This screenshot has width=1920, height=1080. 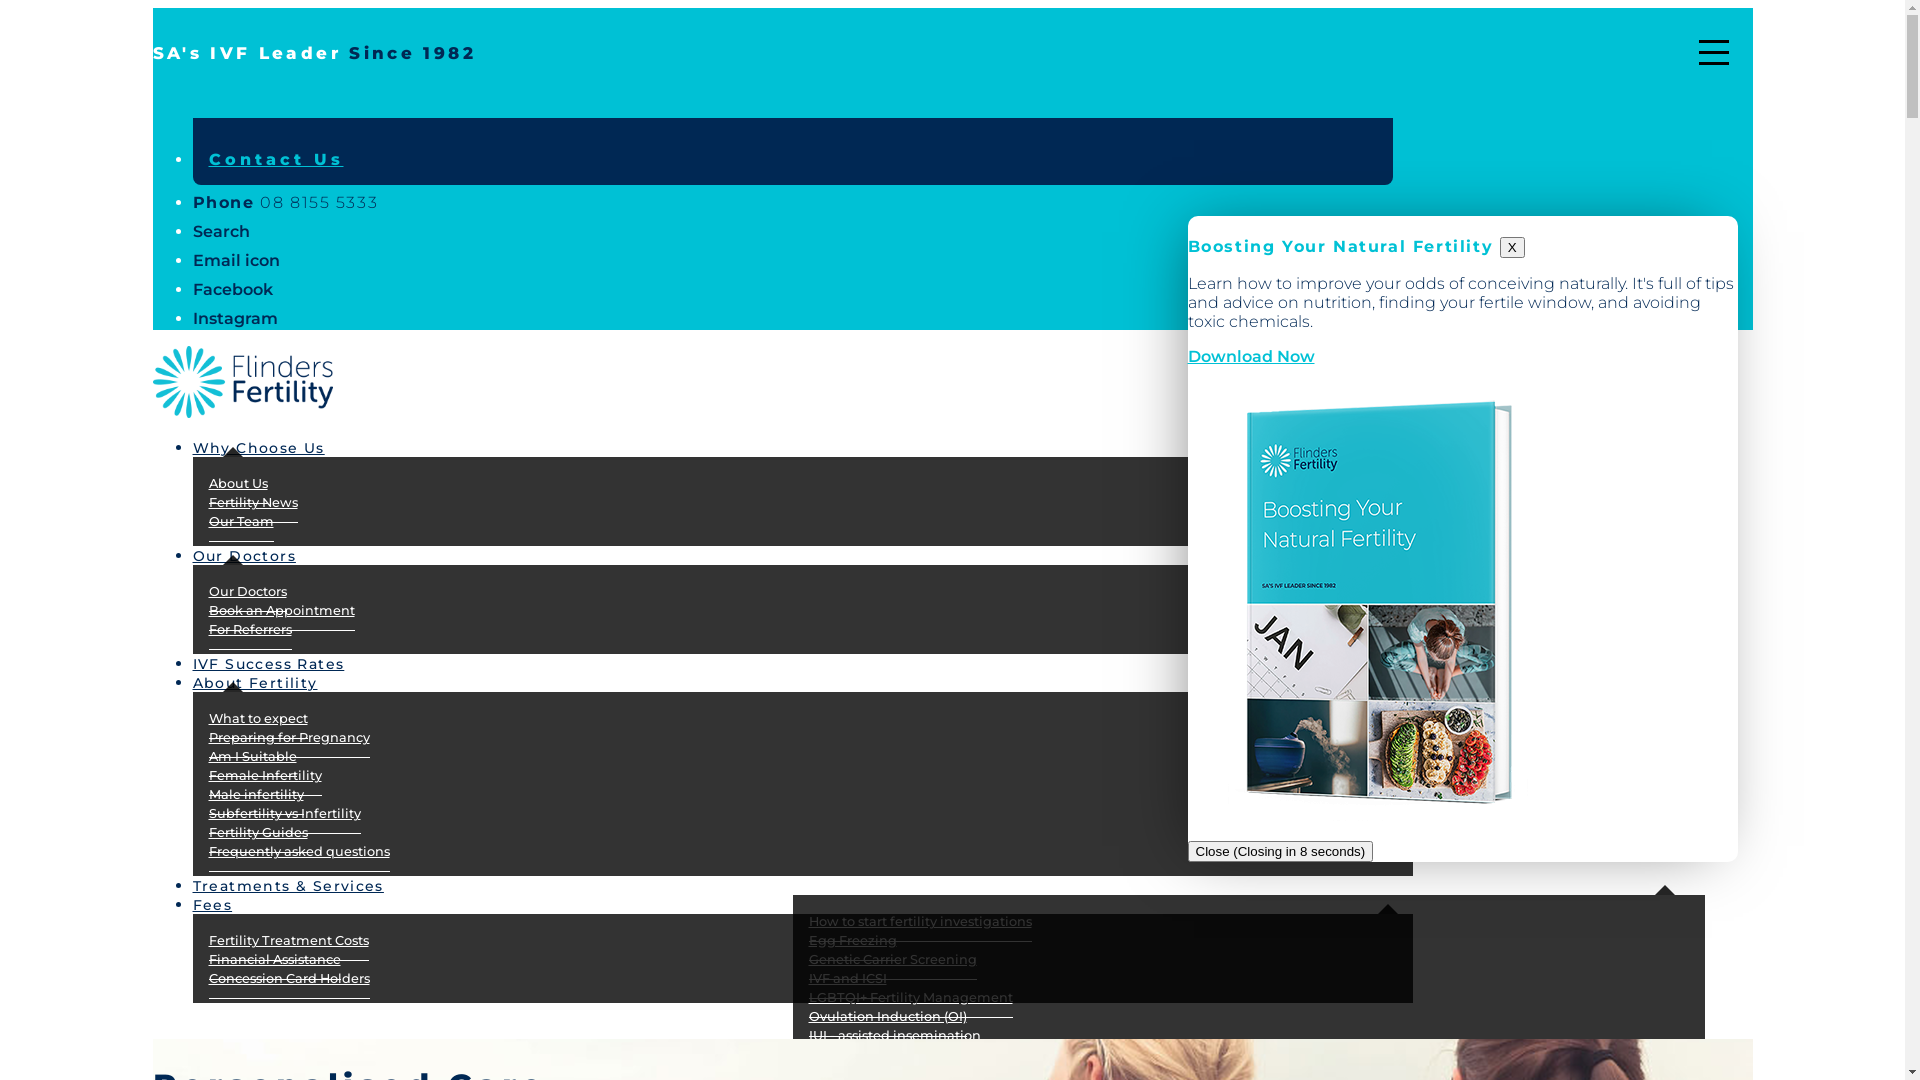 I want to click on 'Egg Freezing', so click(x=851, y=941).